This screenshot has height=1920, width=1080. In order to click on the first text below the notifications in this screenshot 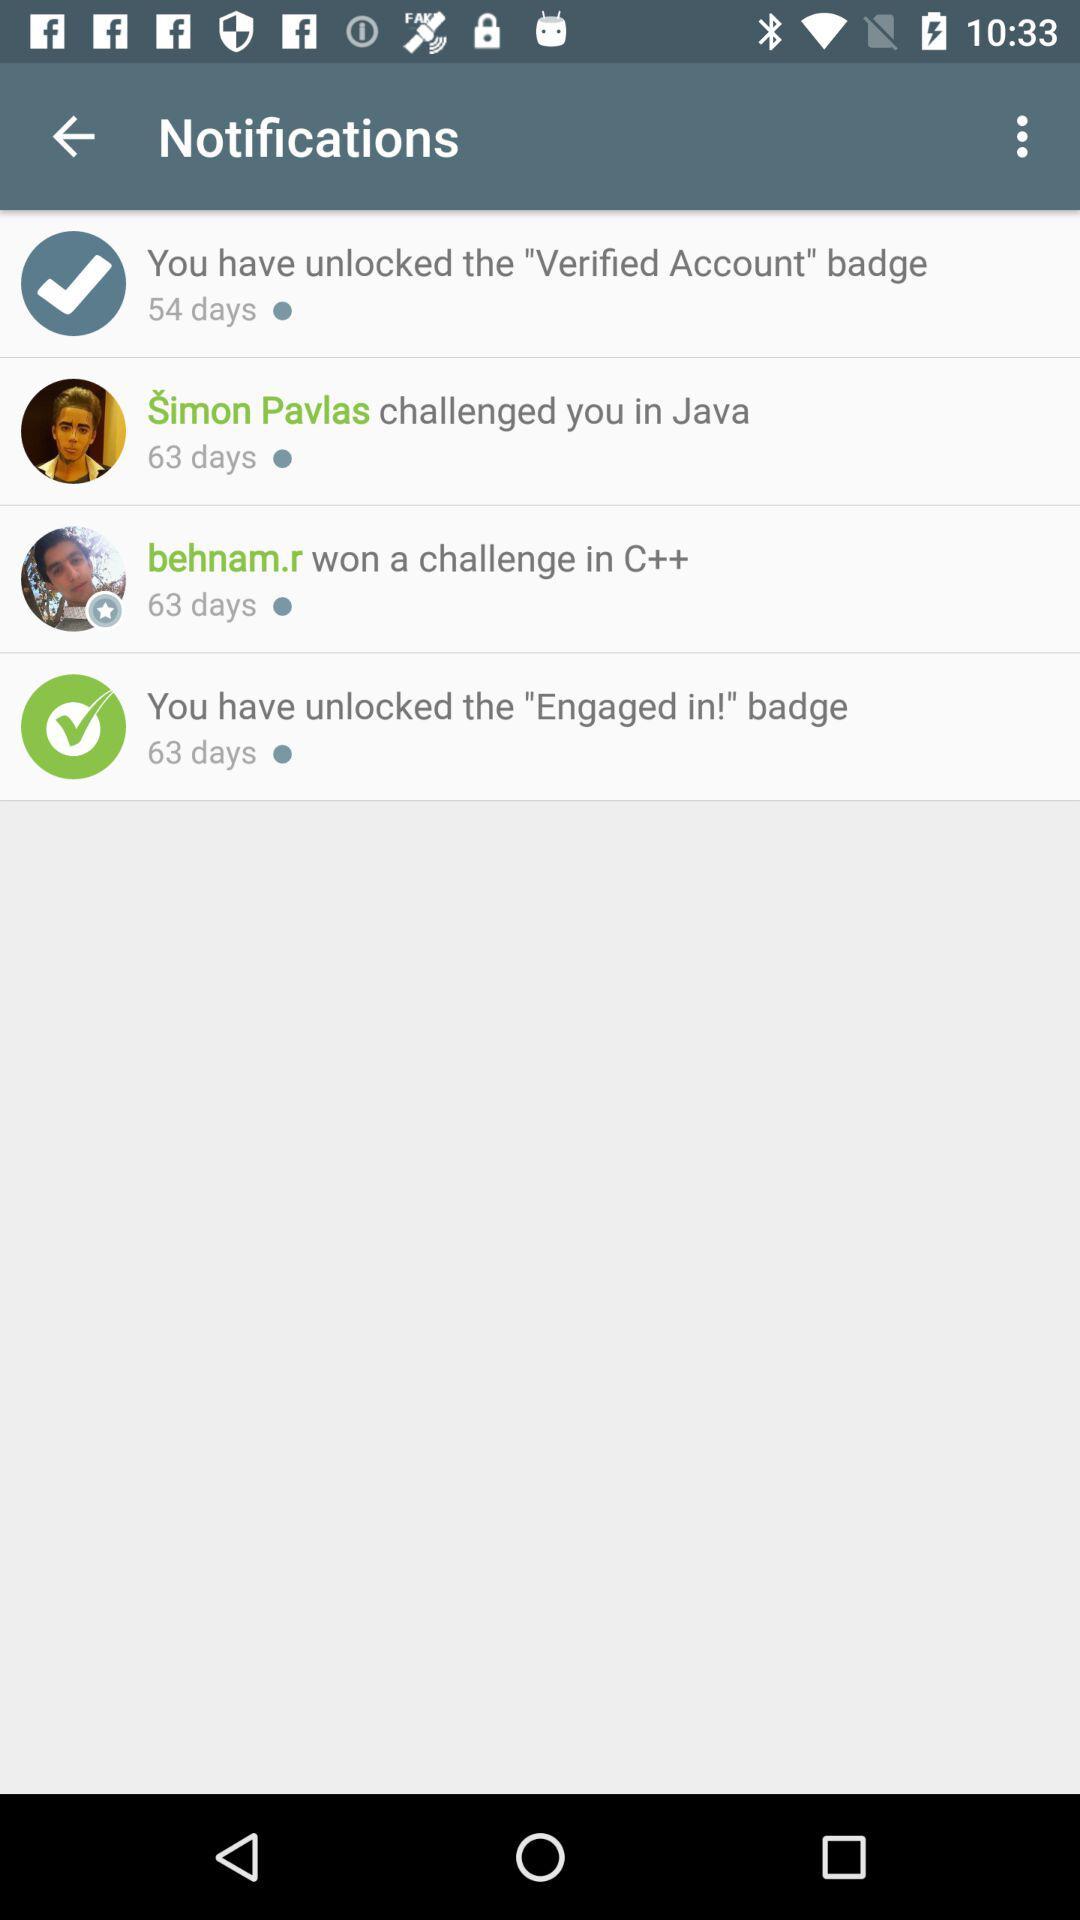, I will do `click(591, 261)`.